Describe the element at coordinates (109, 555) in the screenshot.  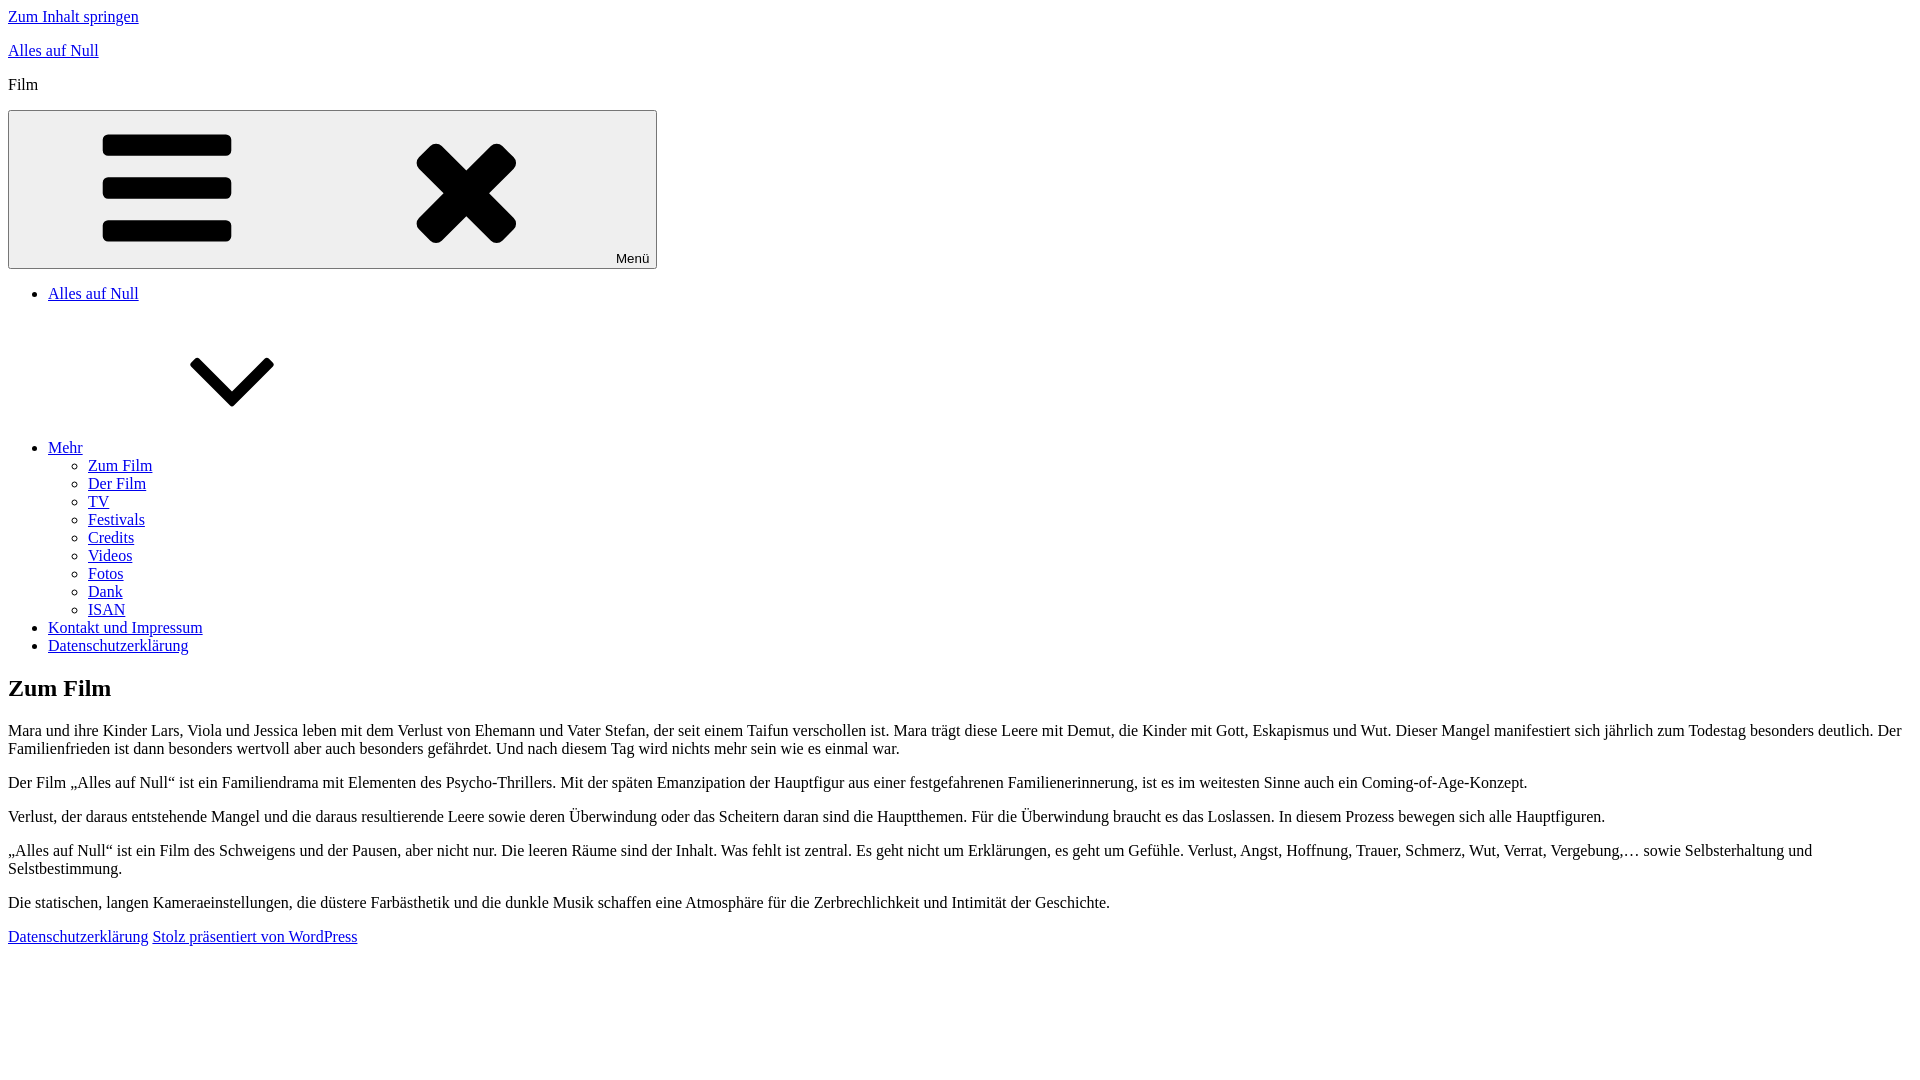
I see `'Videos'` at that location.